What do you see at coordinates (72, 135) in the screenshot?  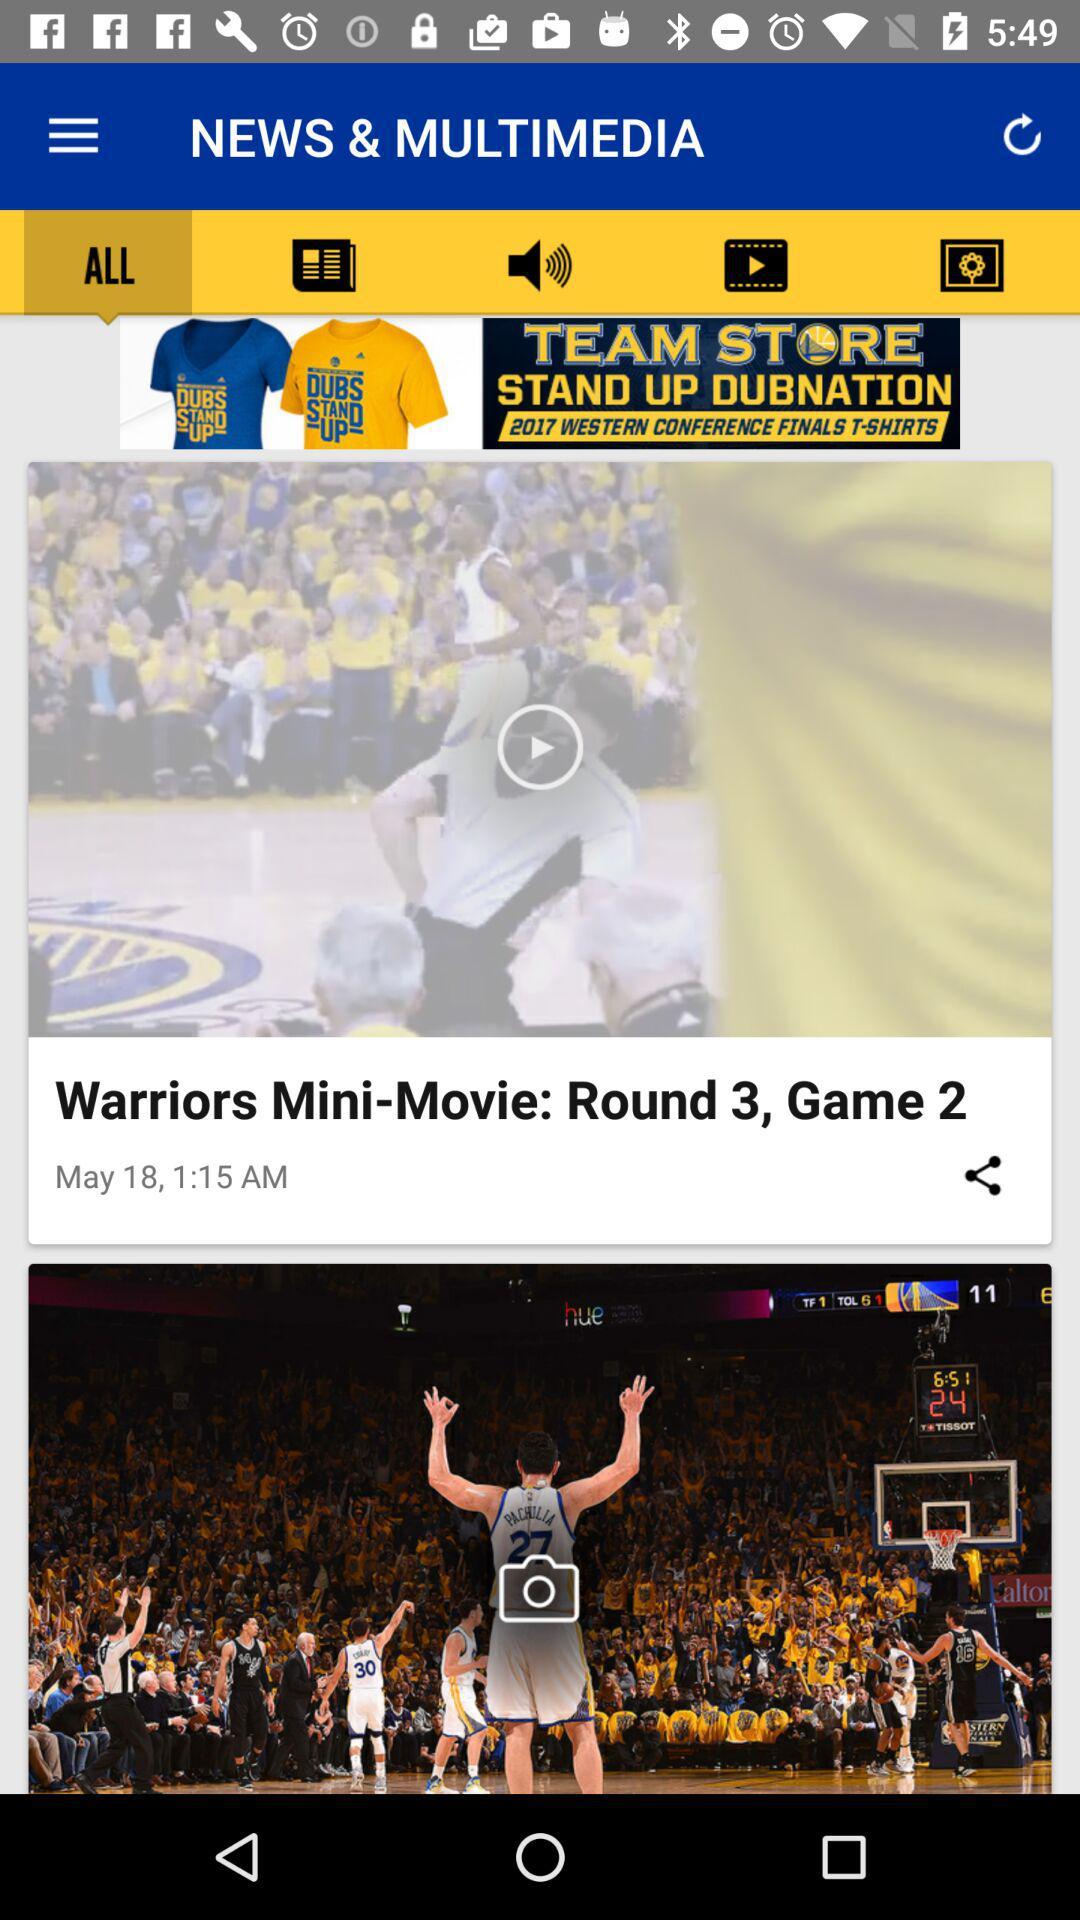 I see `the item to the left of the news & multimedia icon` at bounding box center [72, 135].